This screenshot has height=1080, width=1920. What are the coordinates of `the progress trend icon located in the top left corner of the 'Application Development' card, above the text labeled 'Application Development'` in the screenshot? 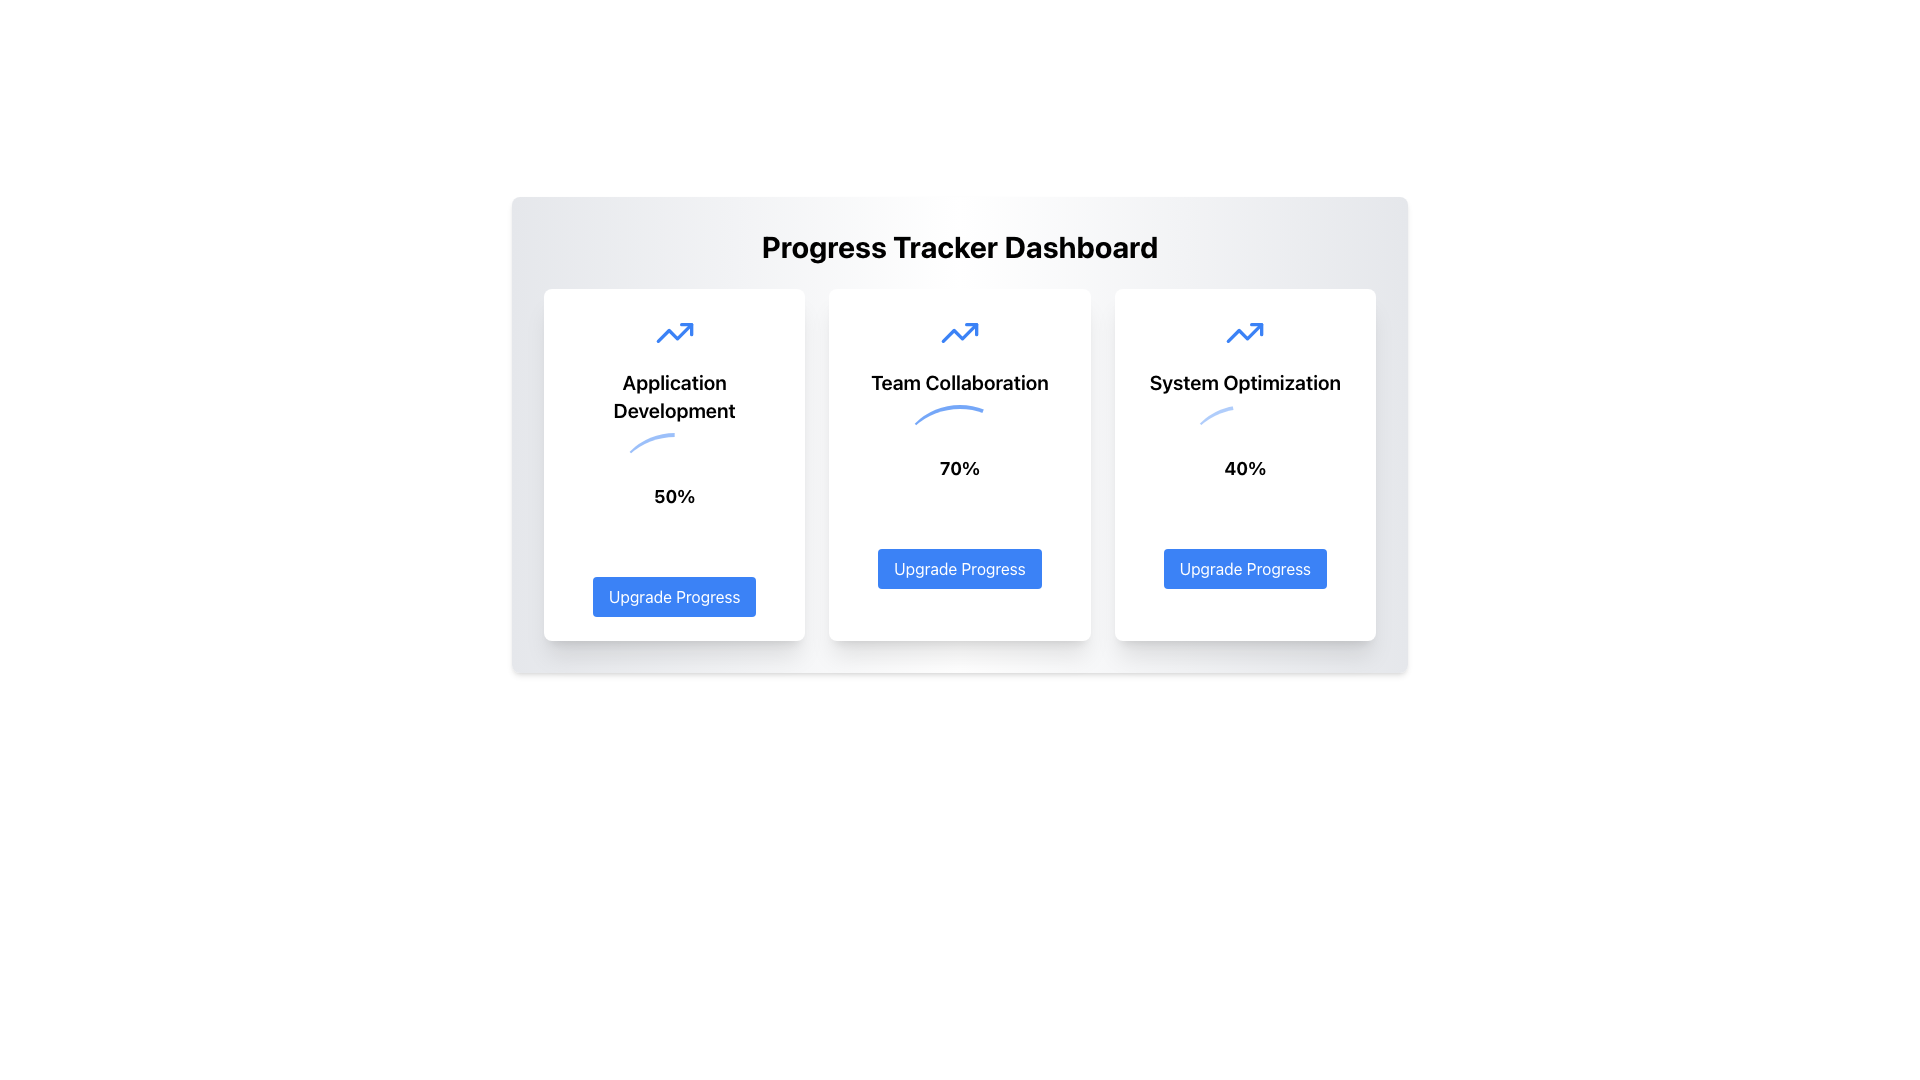 It's located at (674, 331).